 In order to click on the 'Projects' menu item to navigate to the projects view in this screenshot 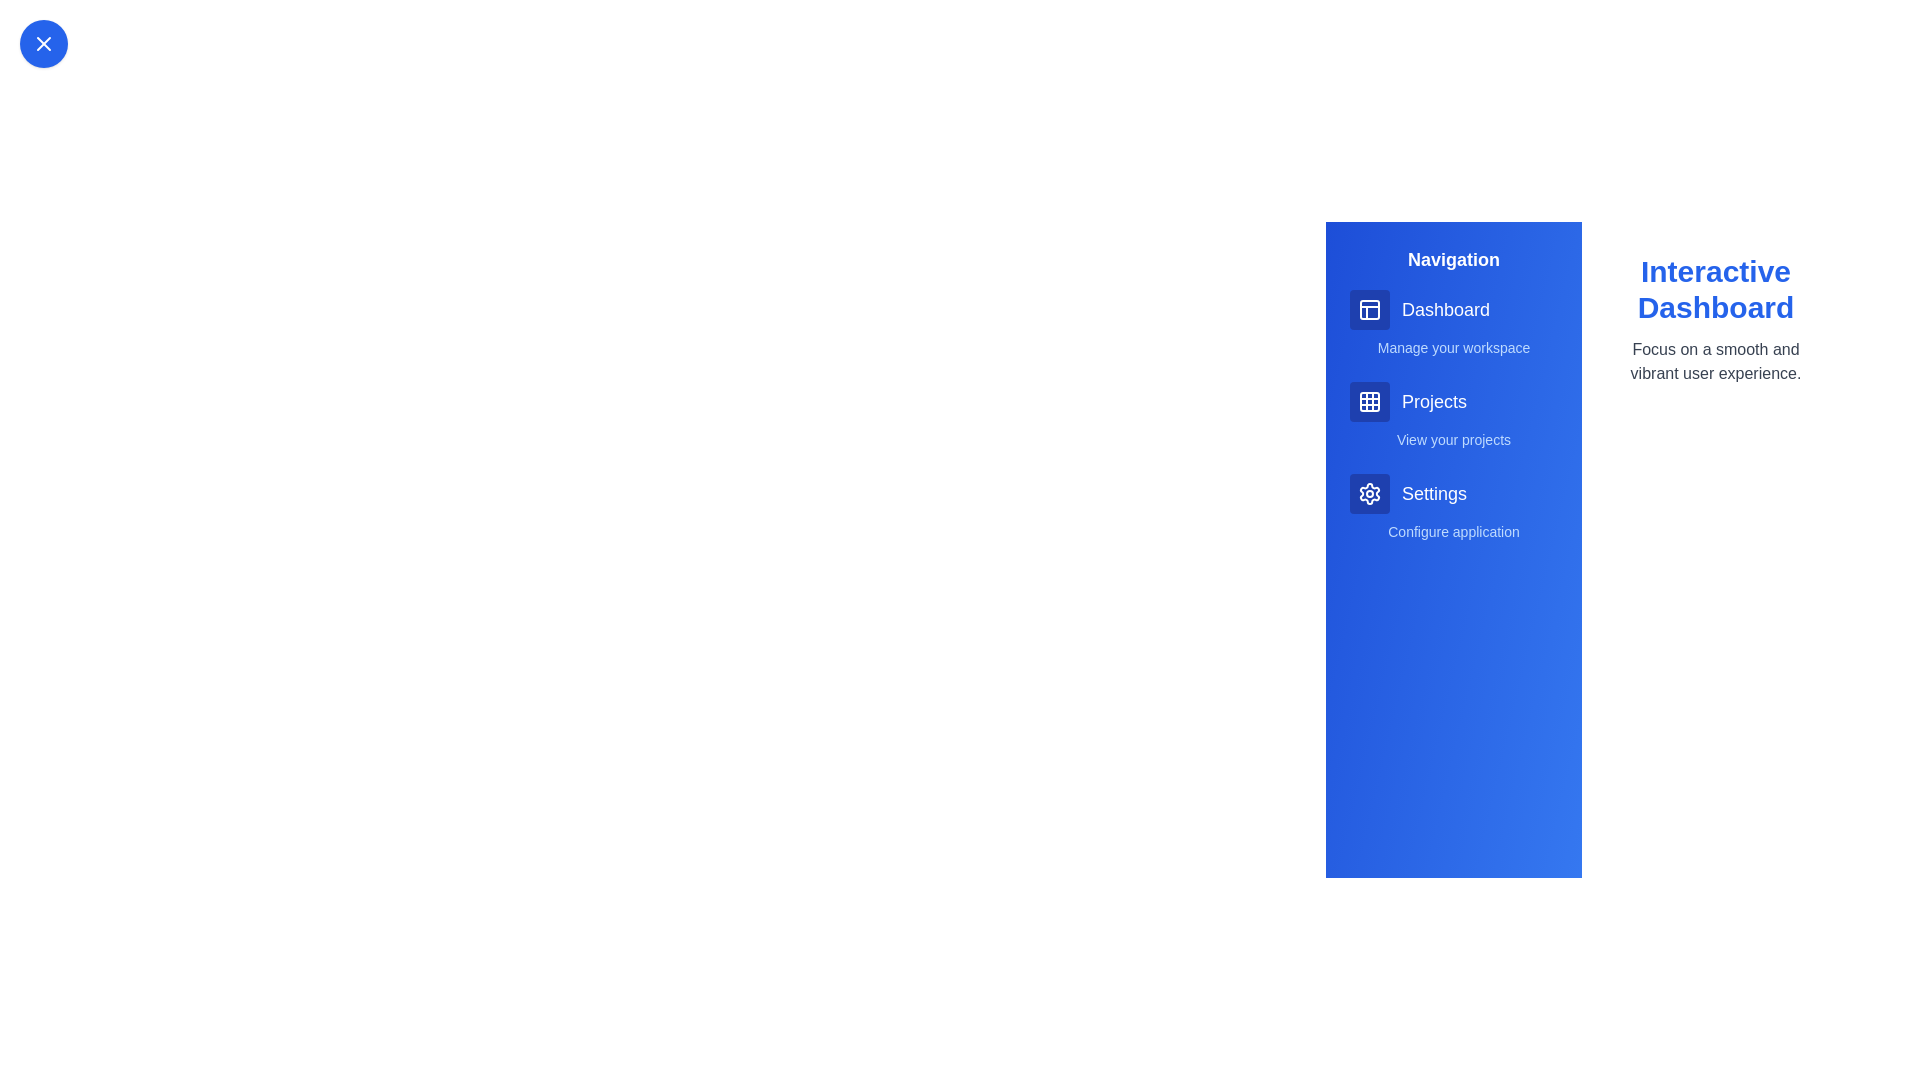, I will do `click(1454, 401)`.